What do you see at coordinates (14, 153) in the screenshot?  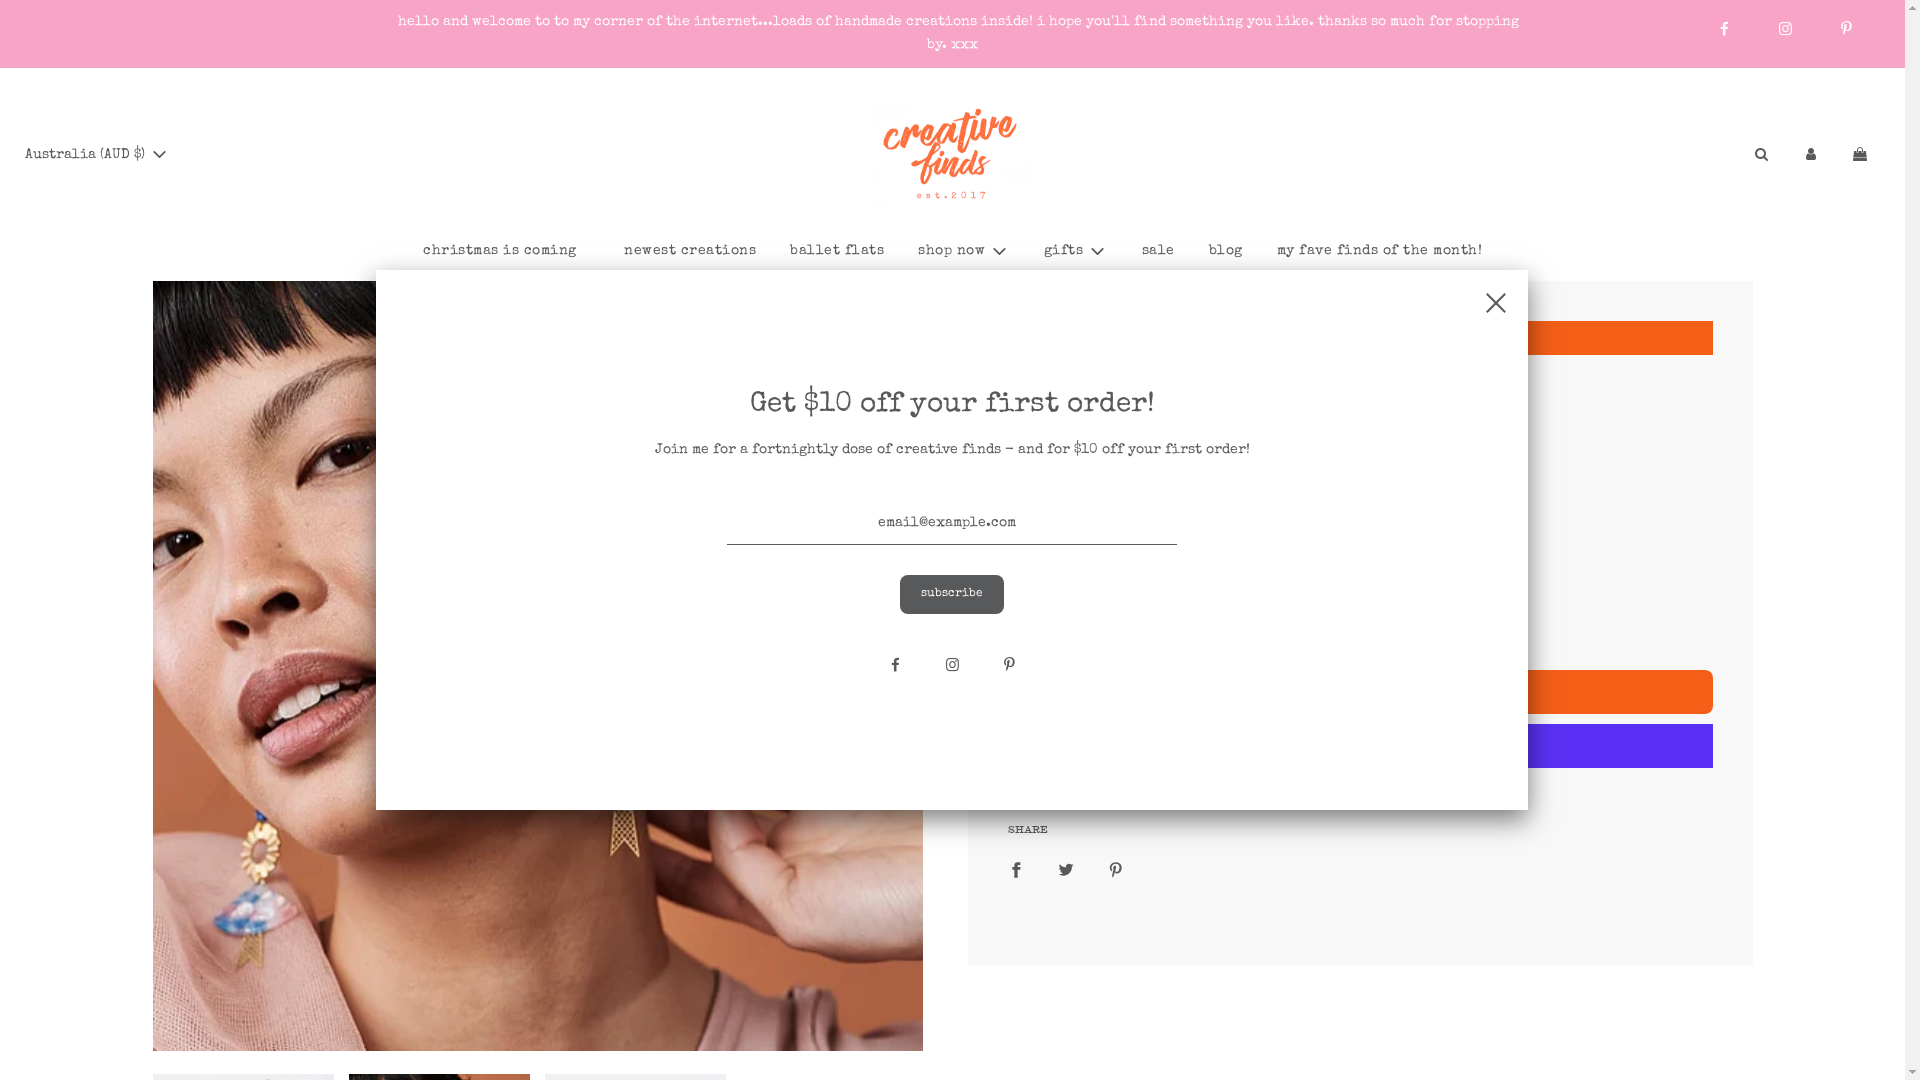 I see `'Australia (AUD $)'` at bounding box center [14, 153].